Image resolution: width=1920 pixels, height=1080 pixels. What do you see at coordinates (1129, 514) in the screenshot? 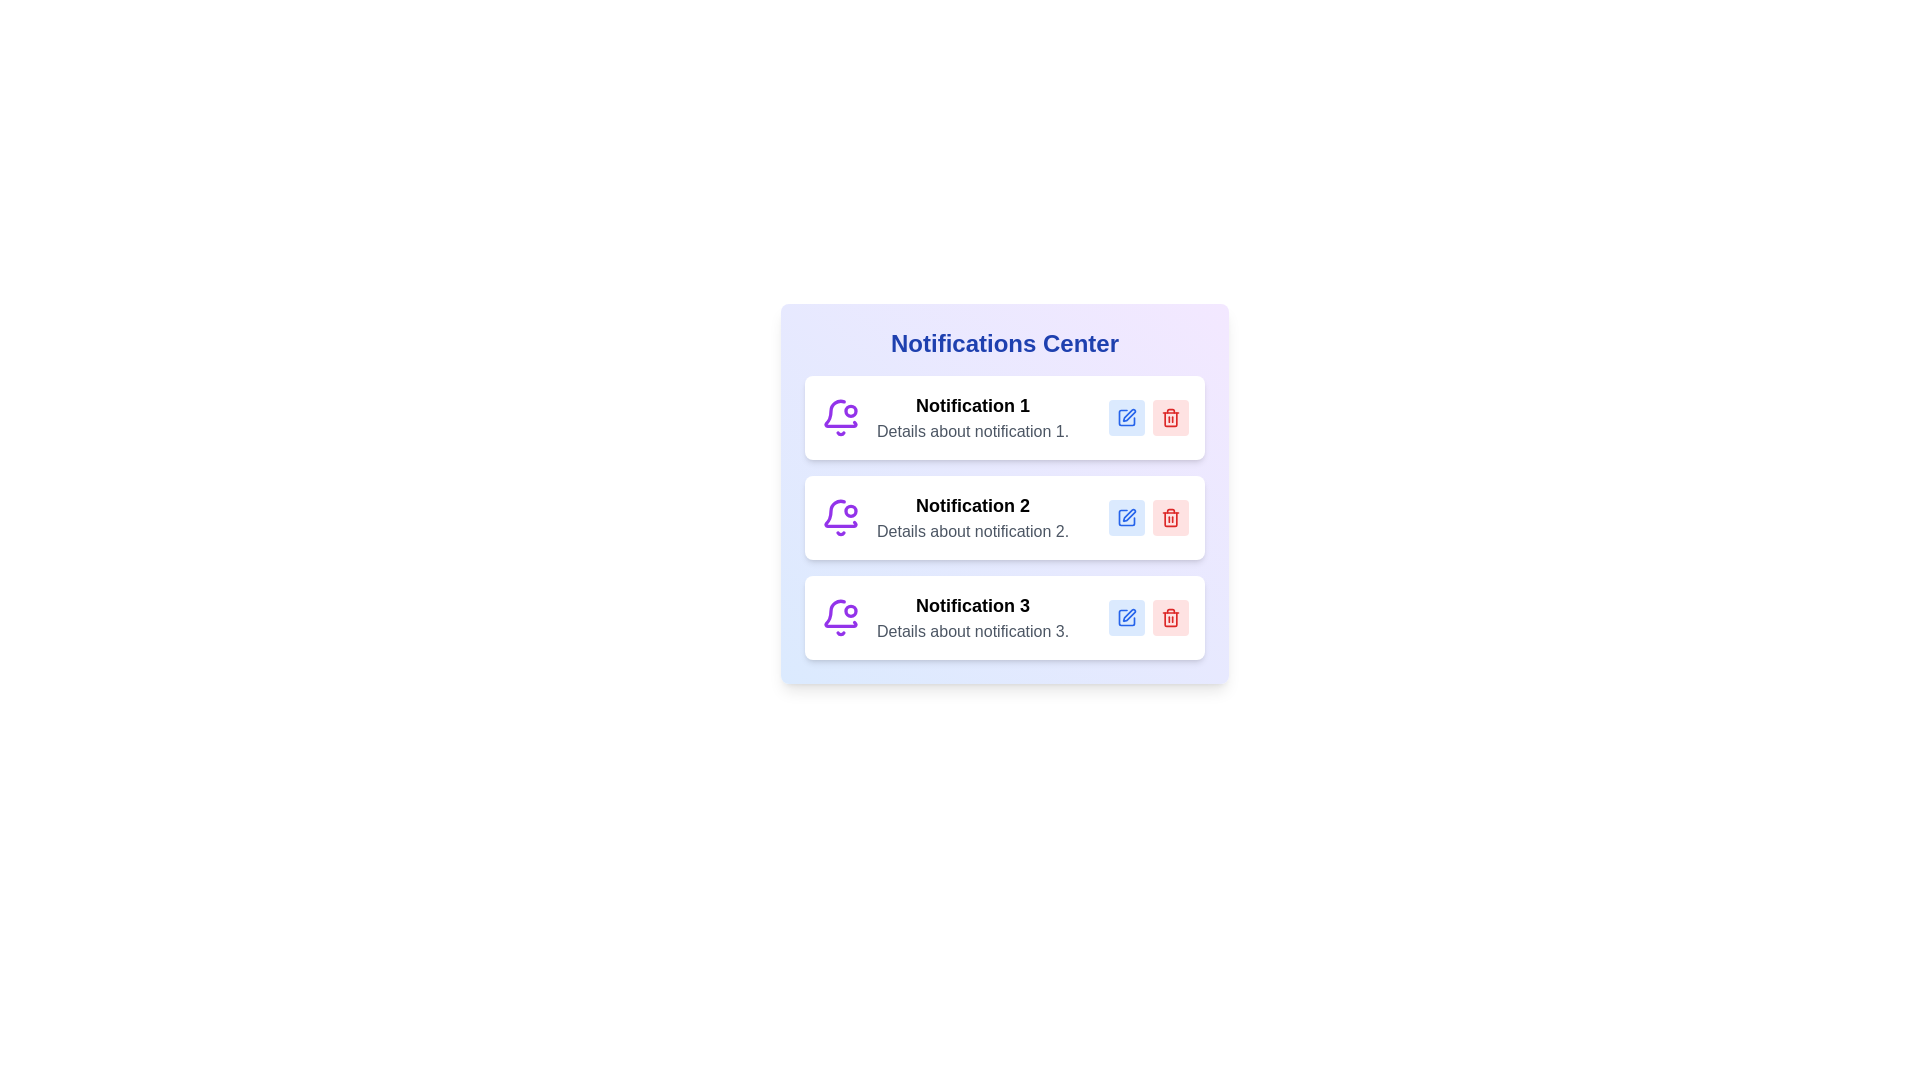
I see `the edit icon located in the second notification card from the top, positioned to the right of the card content and next to the trash icon` at bounding box center [1129, 514].